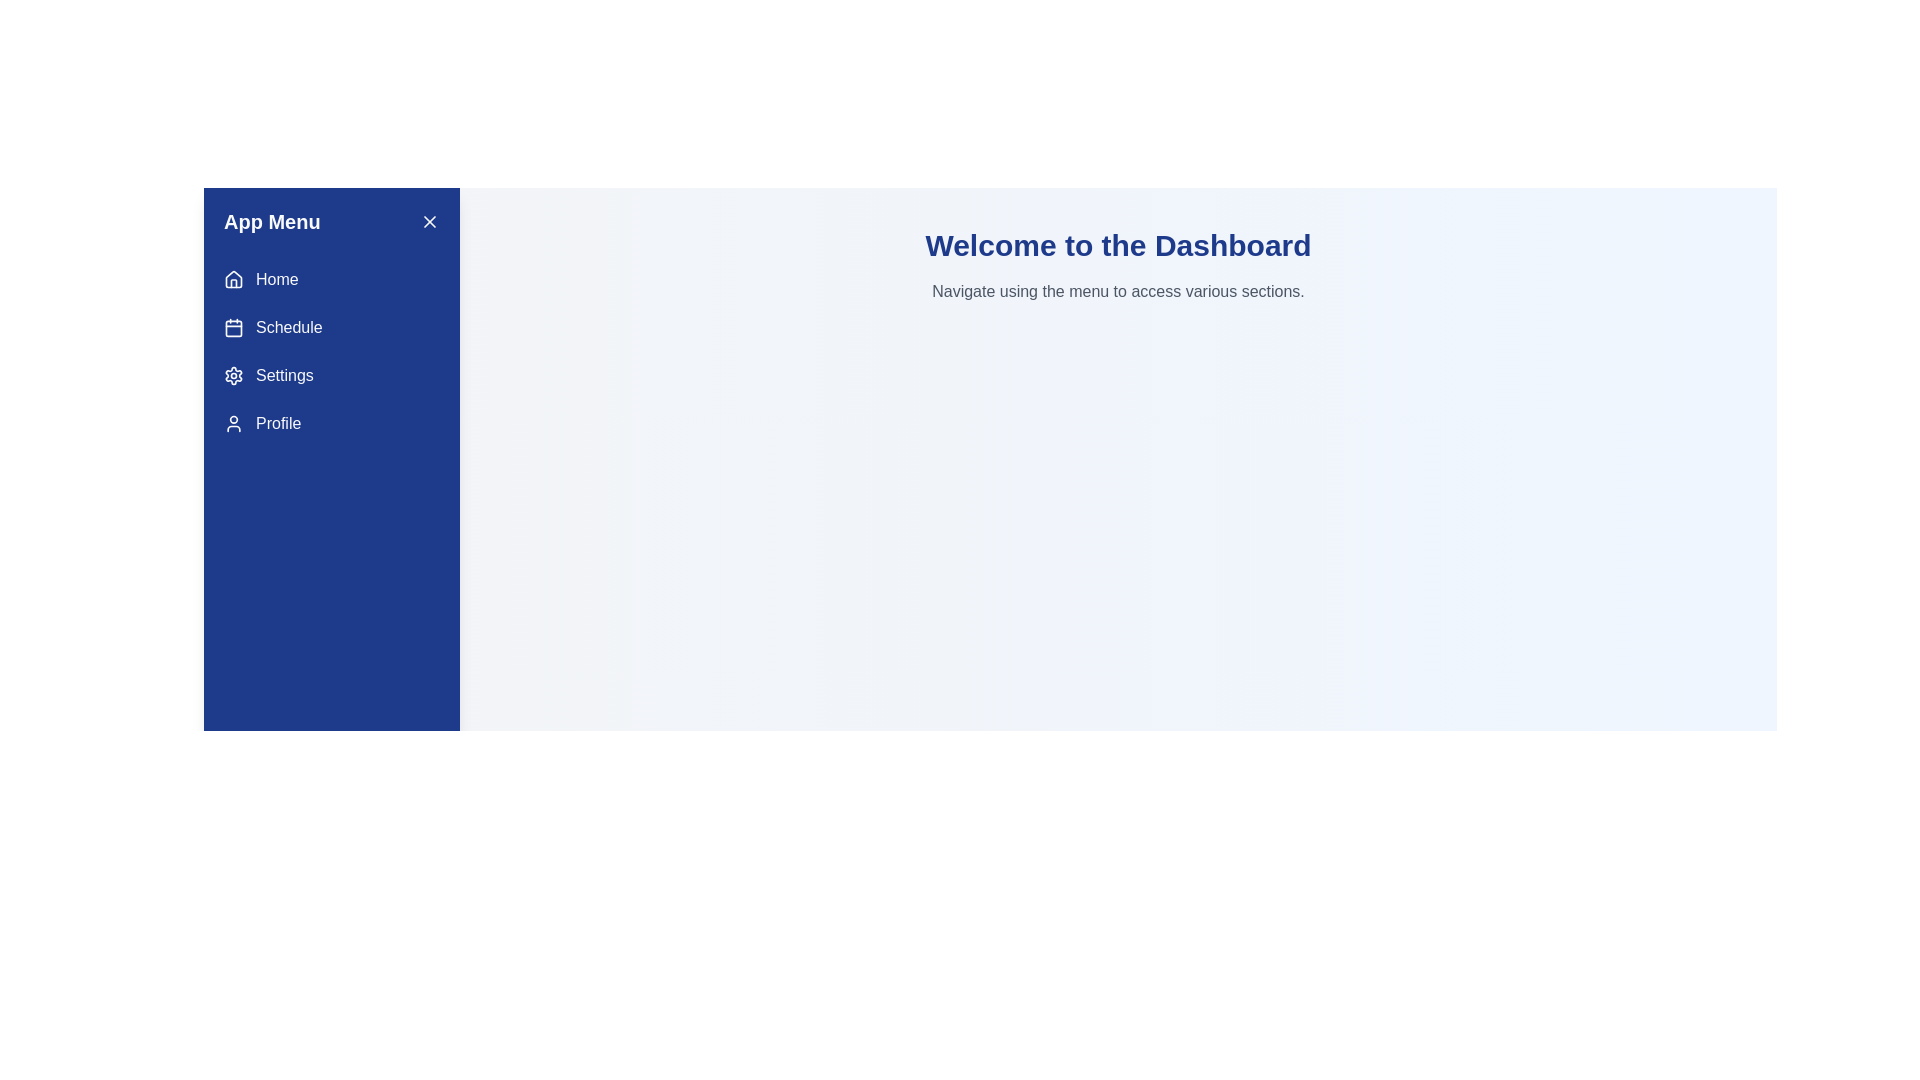 The height and width of the screenshot is (1080, 1920). What do you see at coordinates (331, 375) in the screenshot?
I see `the menu item Settings to navigate to the corresponding section` at bounding box center [331, 375].